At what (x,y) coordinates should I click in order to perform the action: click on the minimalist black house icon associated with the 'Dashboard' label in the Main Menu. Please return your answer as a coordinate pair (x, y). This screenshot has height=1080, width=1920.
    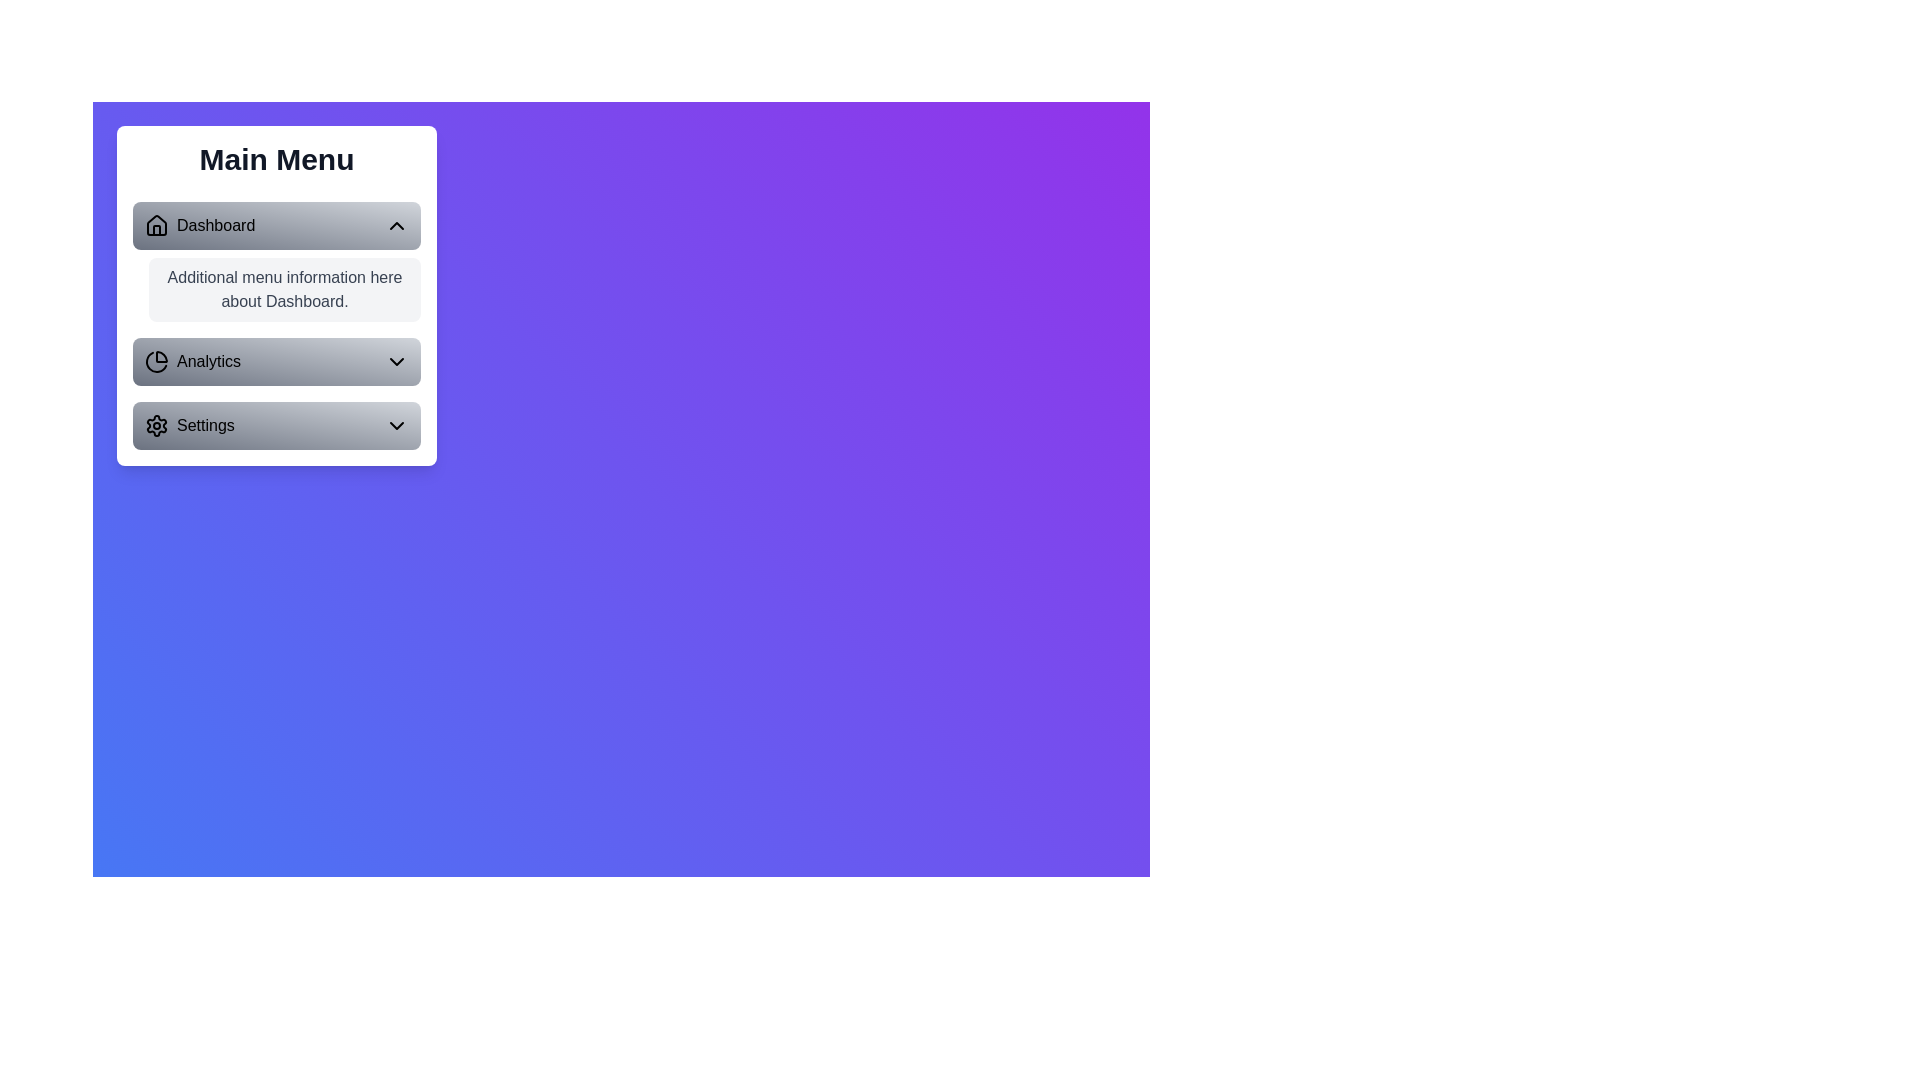
    Looking at the image, I should click on (156, 225).